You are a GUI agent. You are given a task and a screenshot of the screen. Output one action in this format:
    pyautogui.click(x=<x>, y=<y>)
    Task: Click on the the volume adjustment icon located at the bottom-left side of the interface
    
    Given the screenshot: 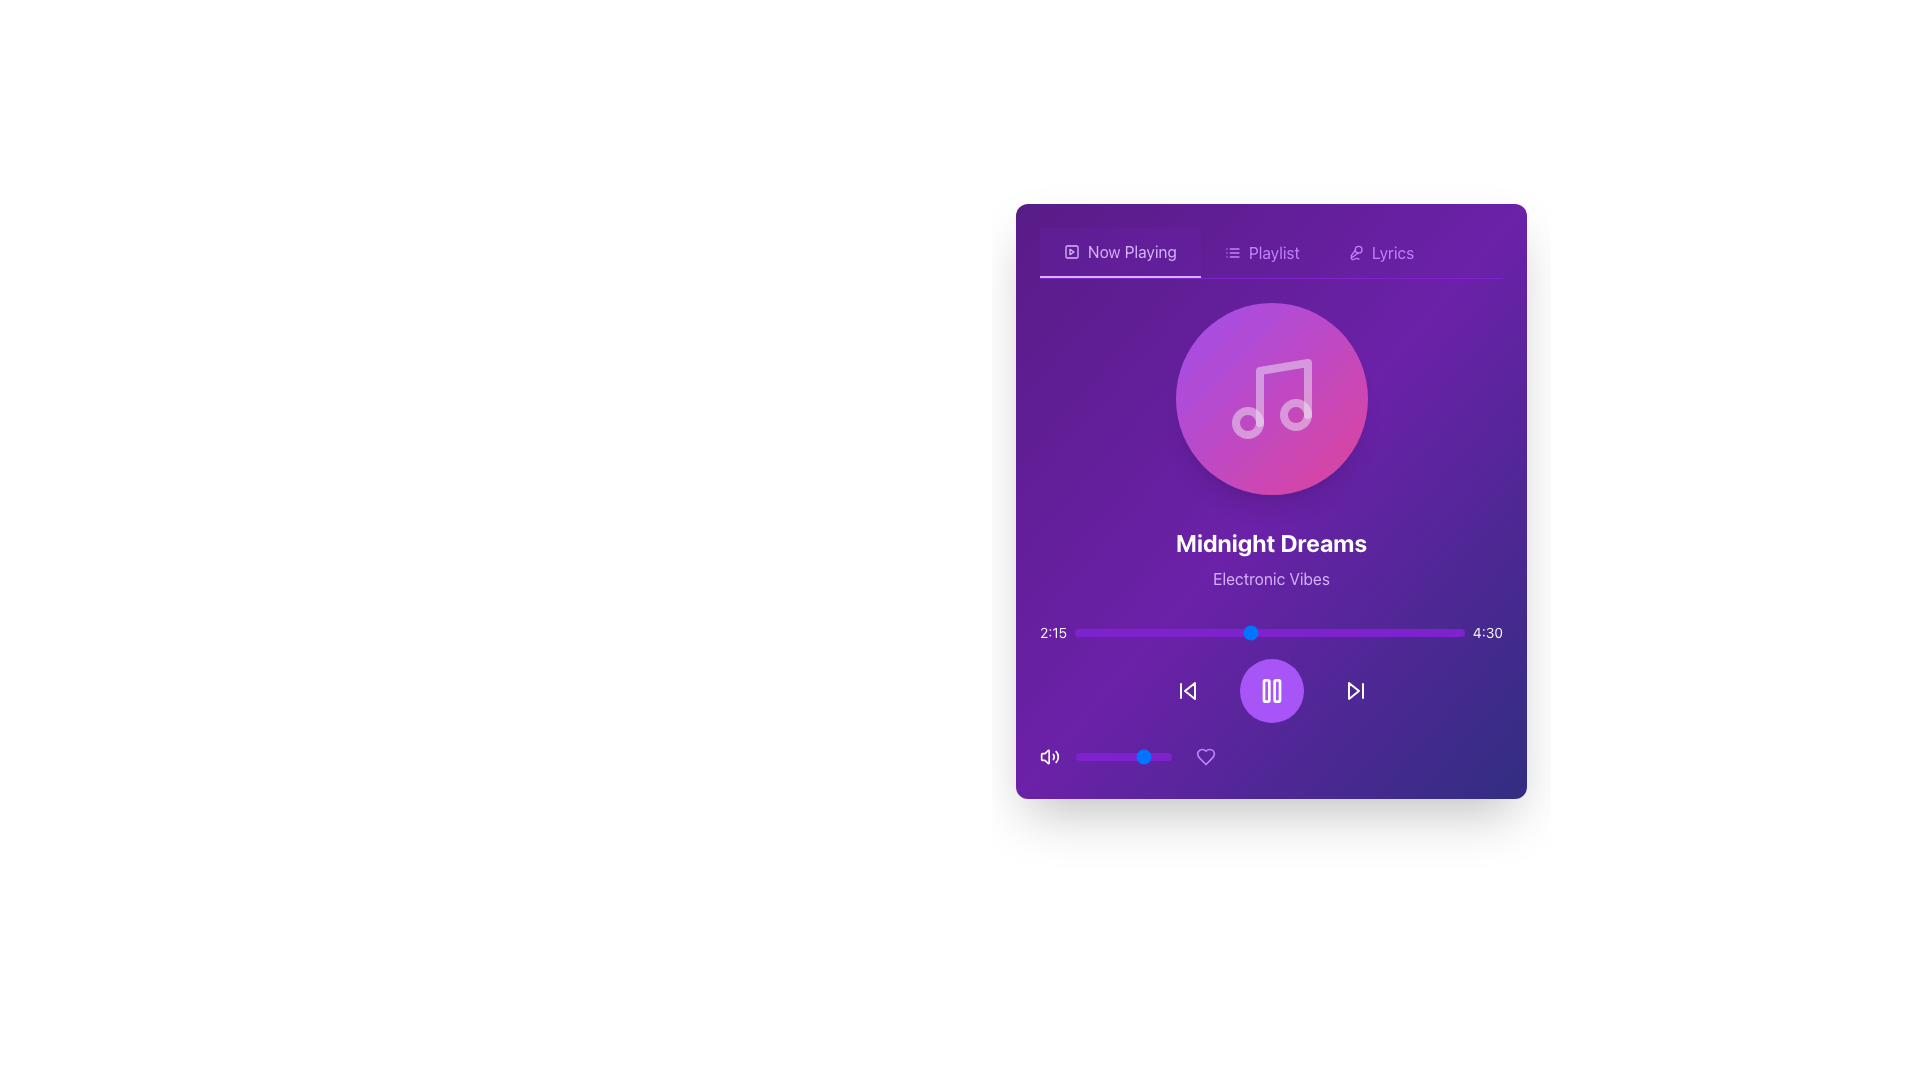 What is the action you would take?
    pyautogui.click(x=1049, y=756)
    